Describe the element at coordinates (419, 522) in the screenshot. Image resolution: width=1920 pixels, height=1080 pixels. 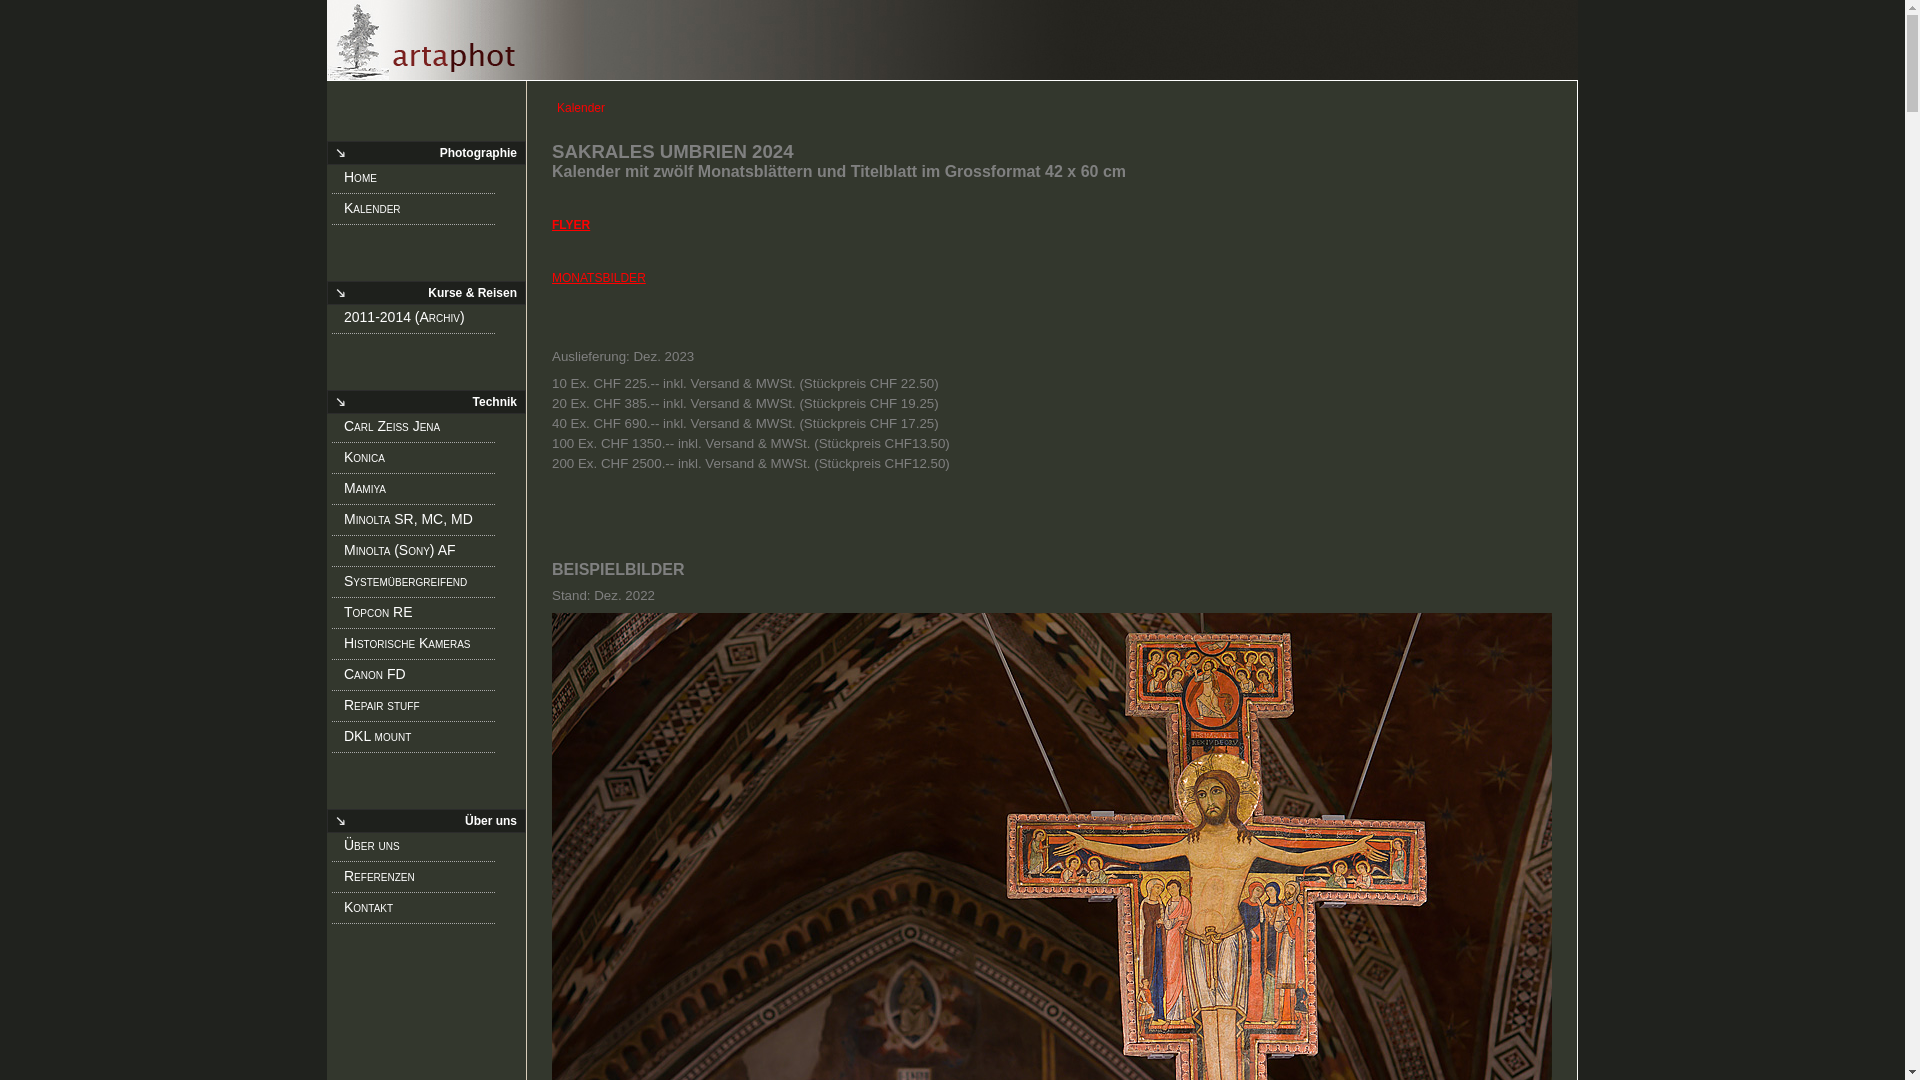
I see `'Minolta SR, MC, MD'` at that location.